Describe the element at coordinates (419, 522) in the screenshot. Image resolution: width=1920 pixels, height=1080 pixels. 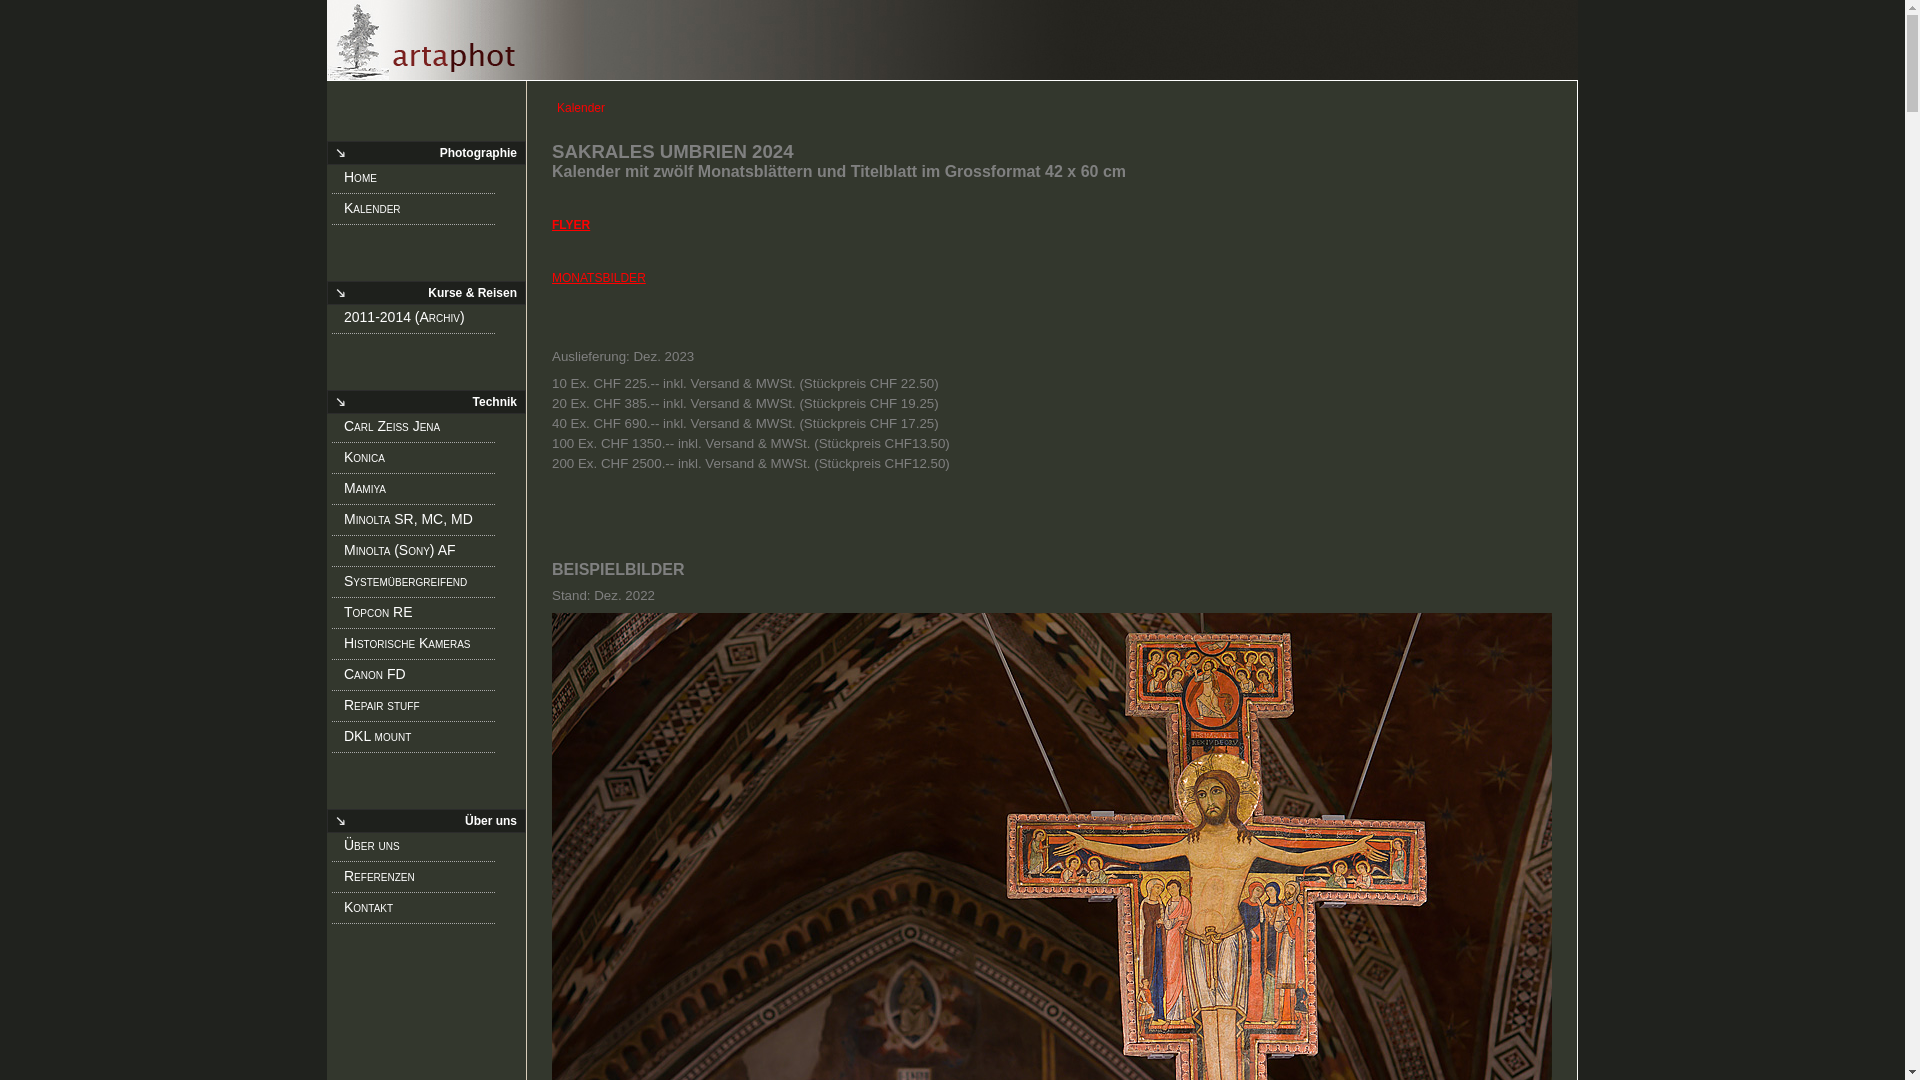
I see `'Minolta SR, MC, MD'` at that location.